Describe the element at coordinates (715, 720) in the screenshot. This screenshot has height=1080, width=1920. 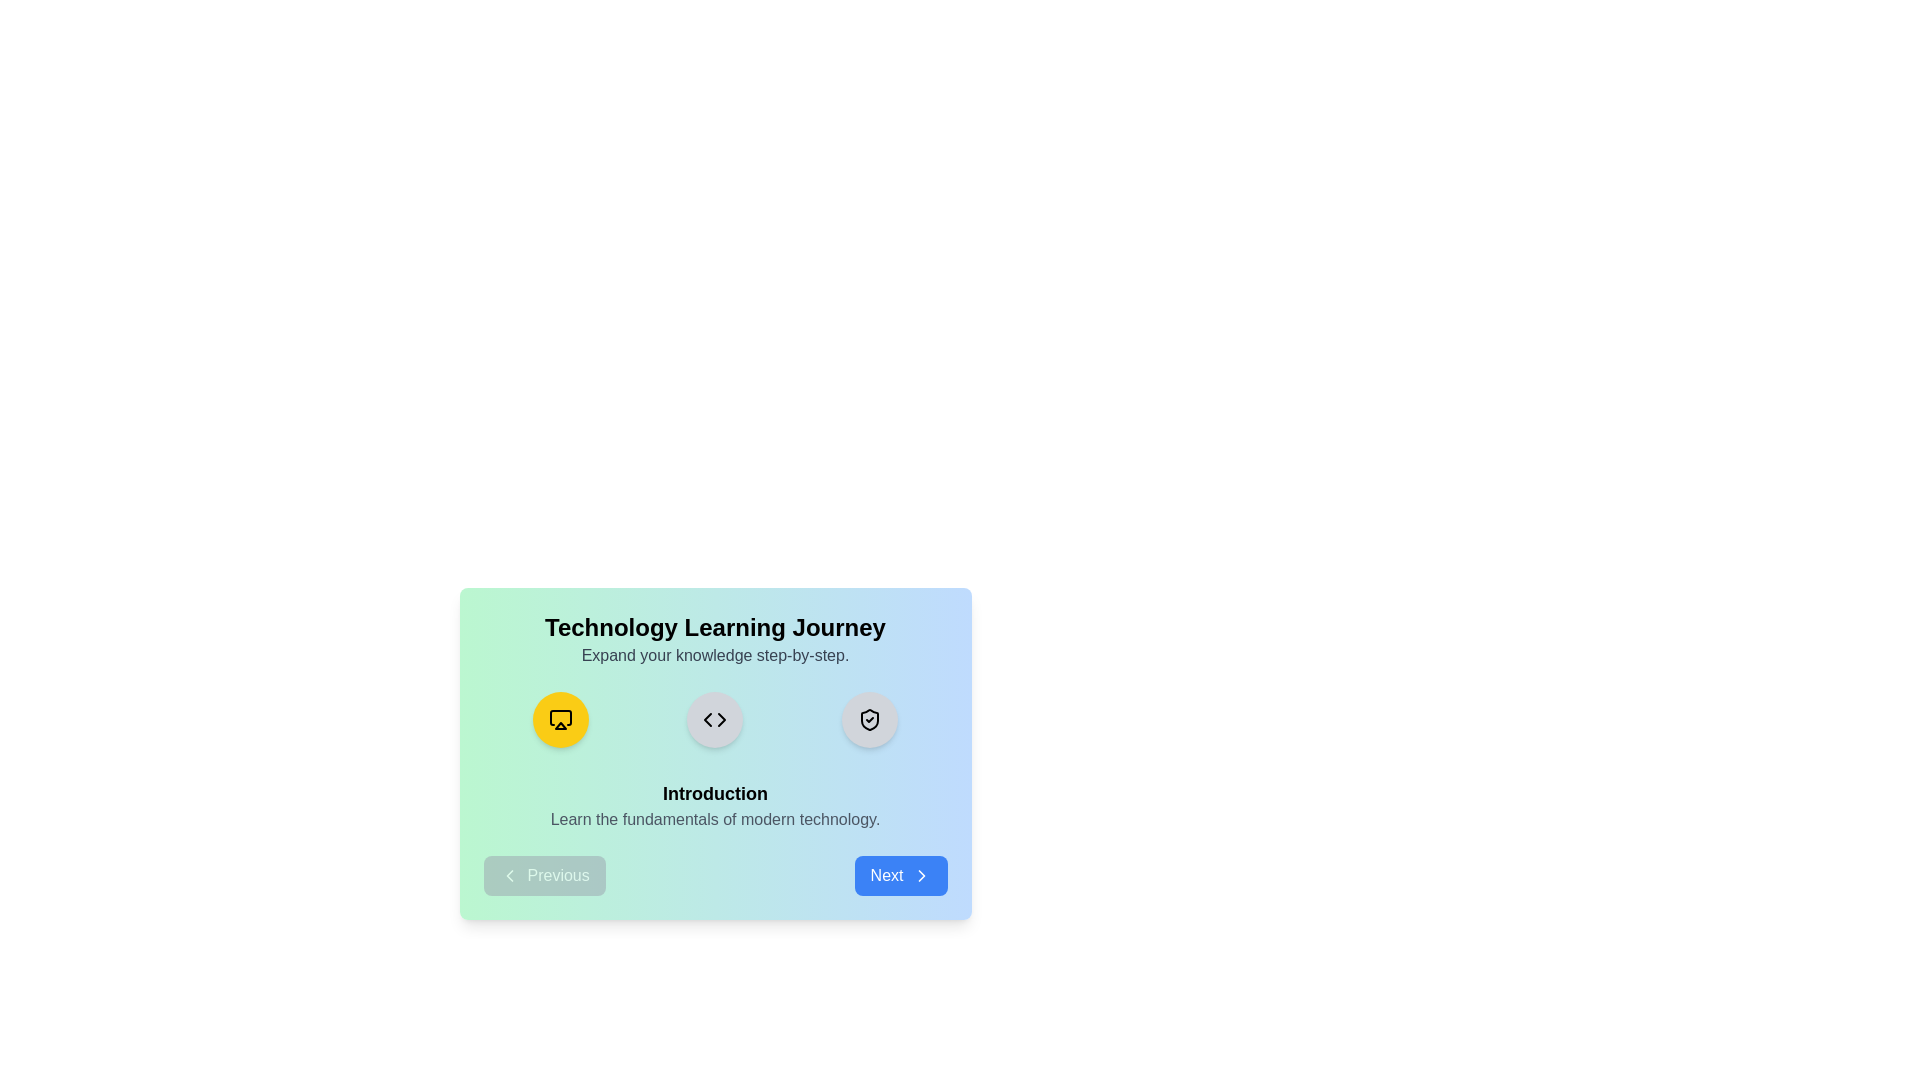
I see `the step icon corresponding to the Development step` at that location.